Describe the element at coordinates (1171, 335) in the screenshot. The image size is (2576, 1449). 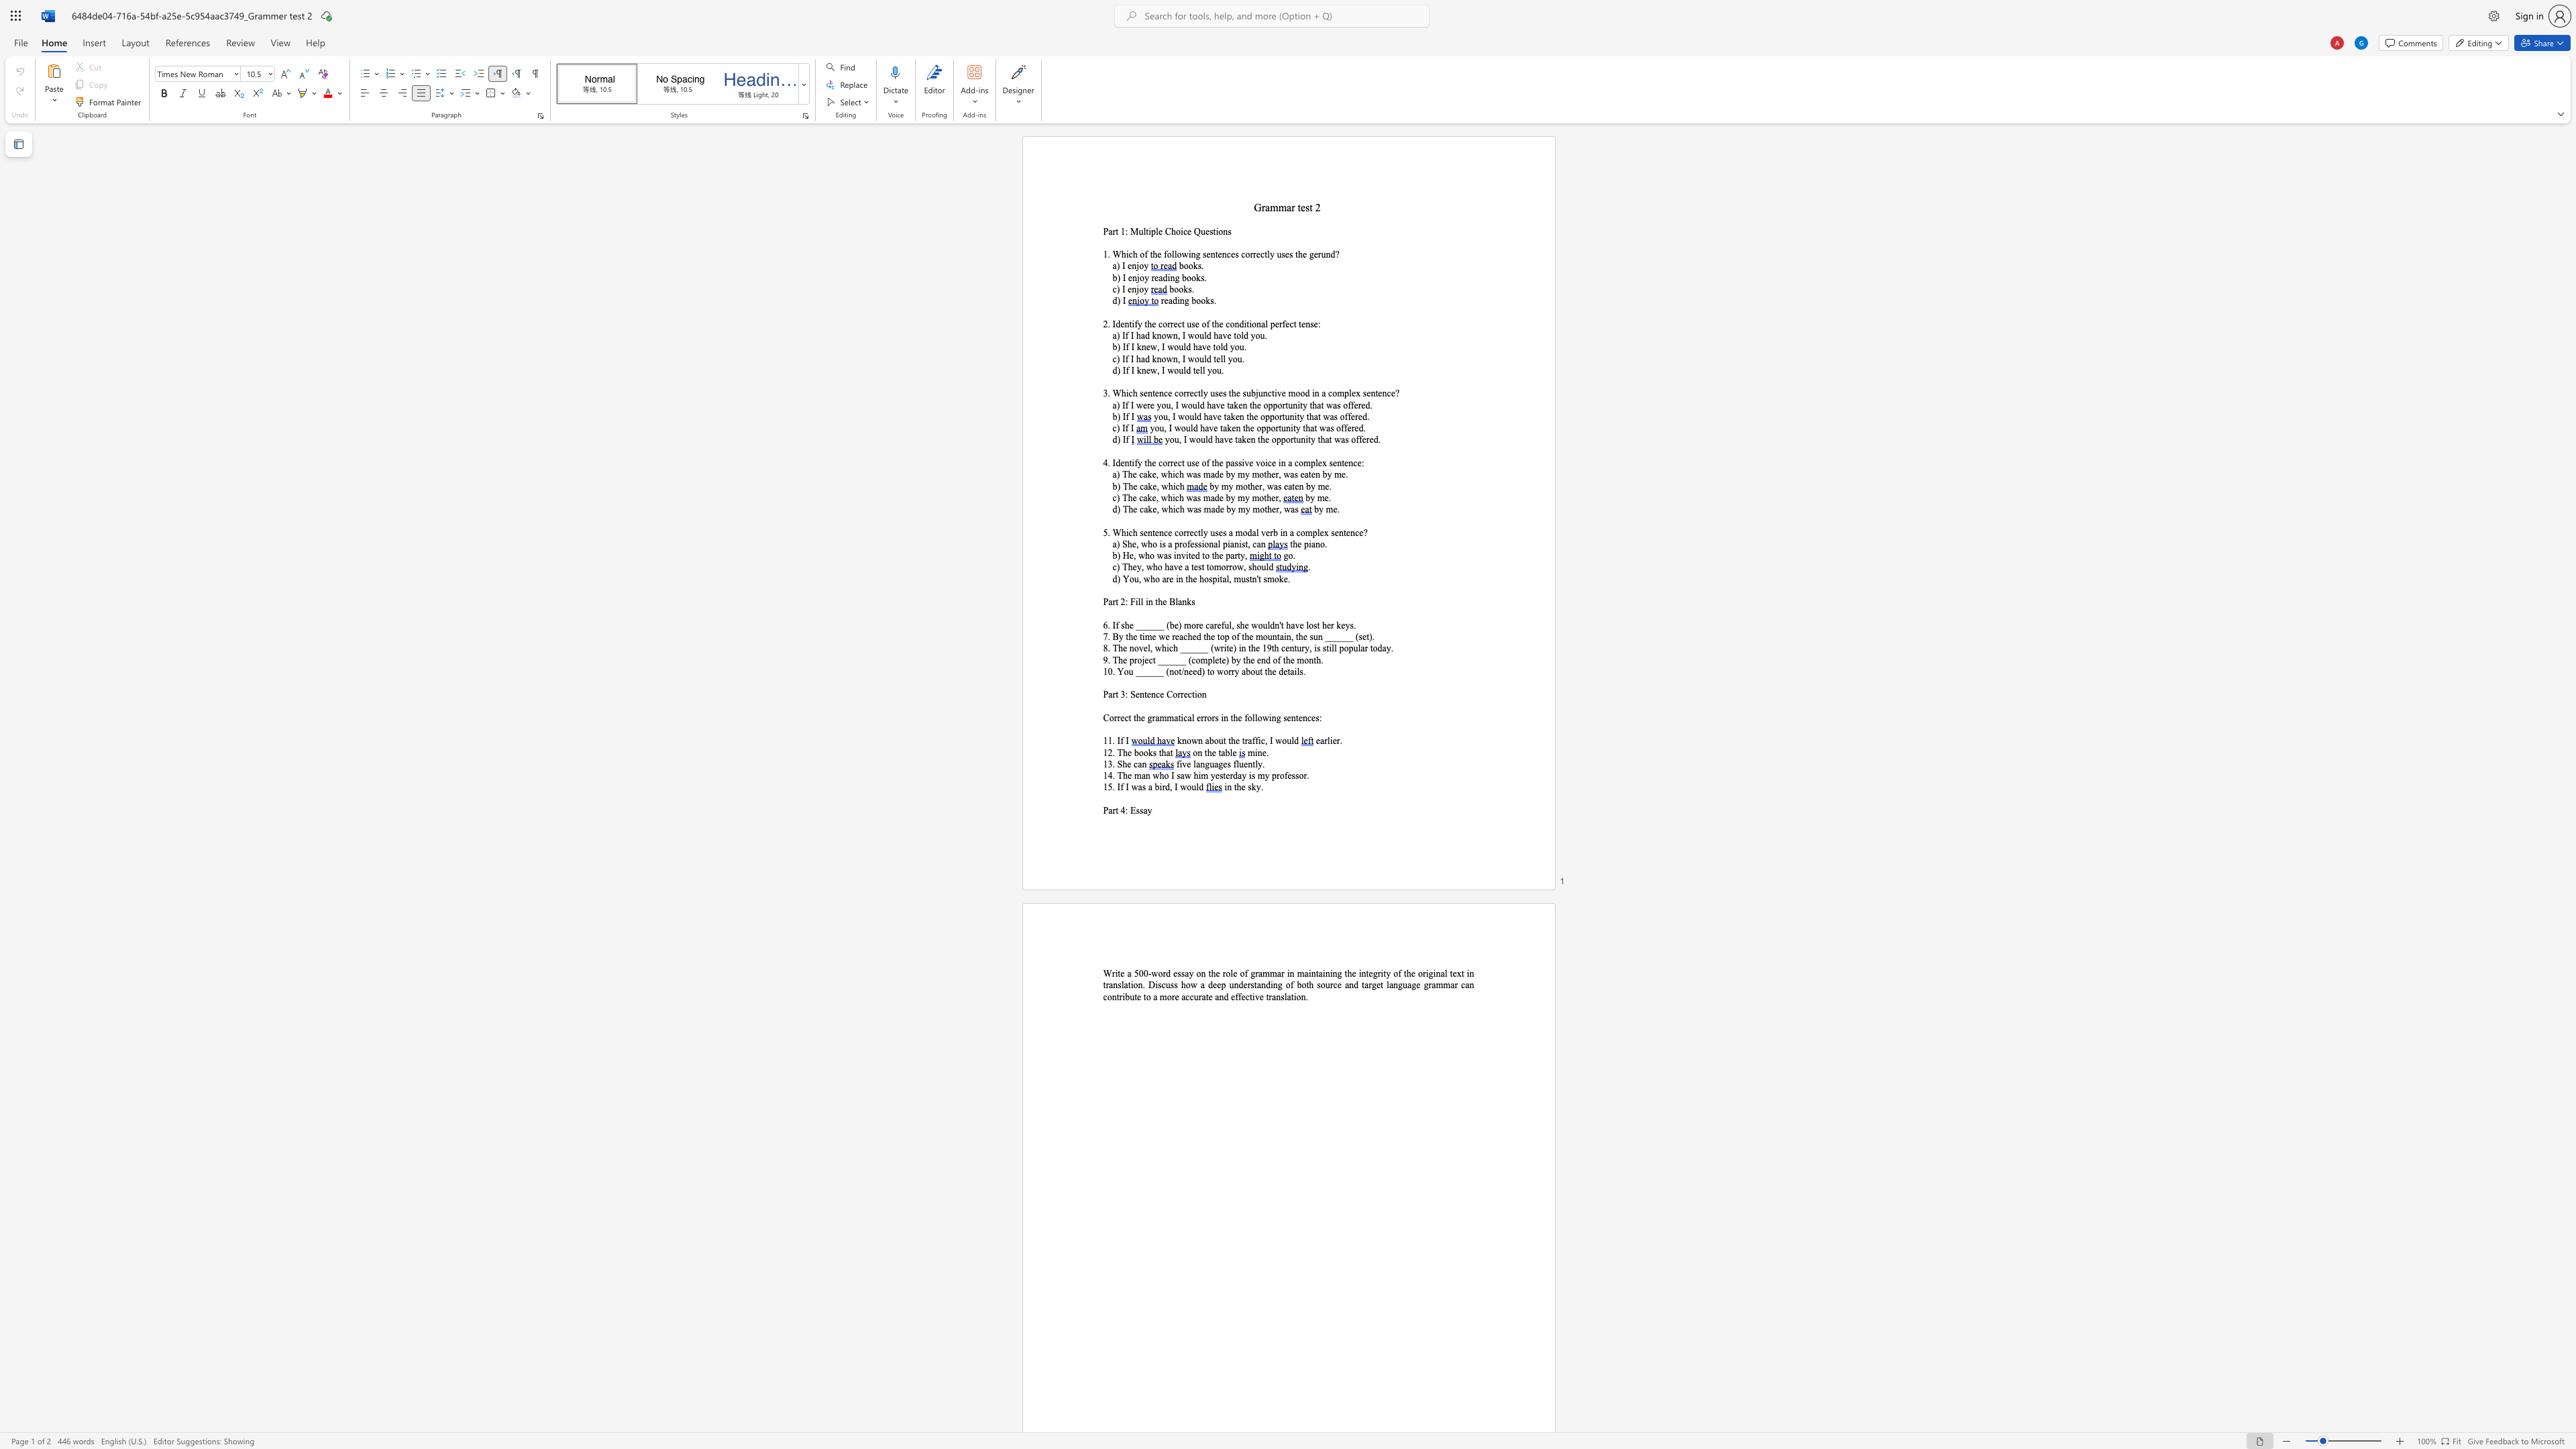
I see `the space between the continuous character "w" and "n" in the text` at that location.